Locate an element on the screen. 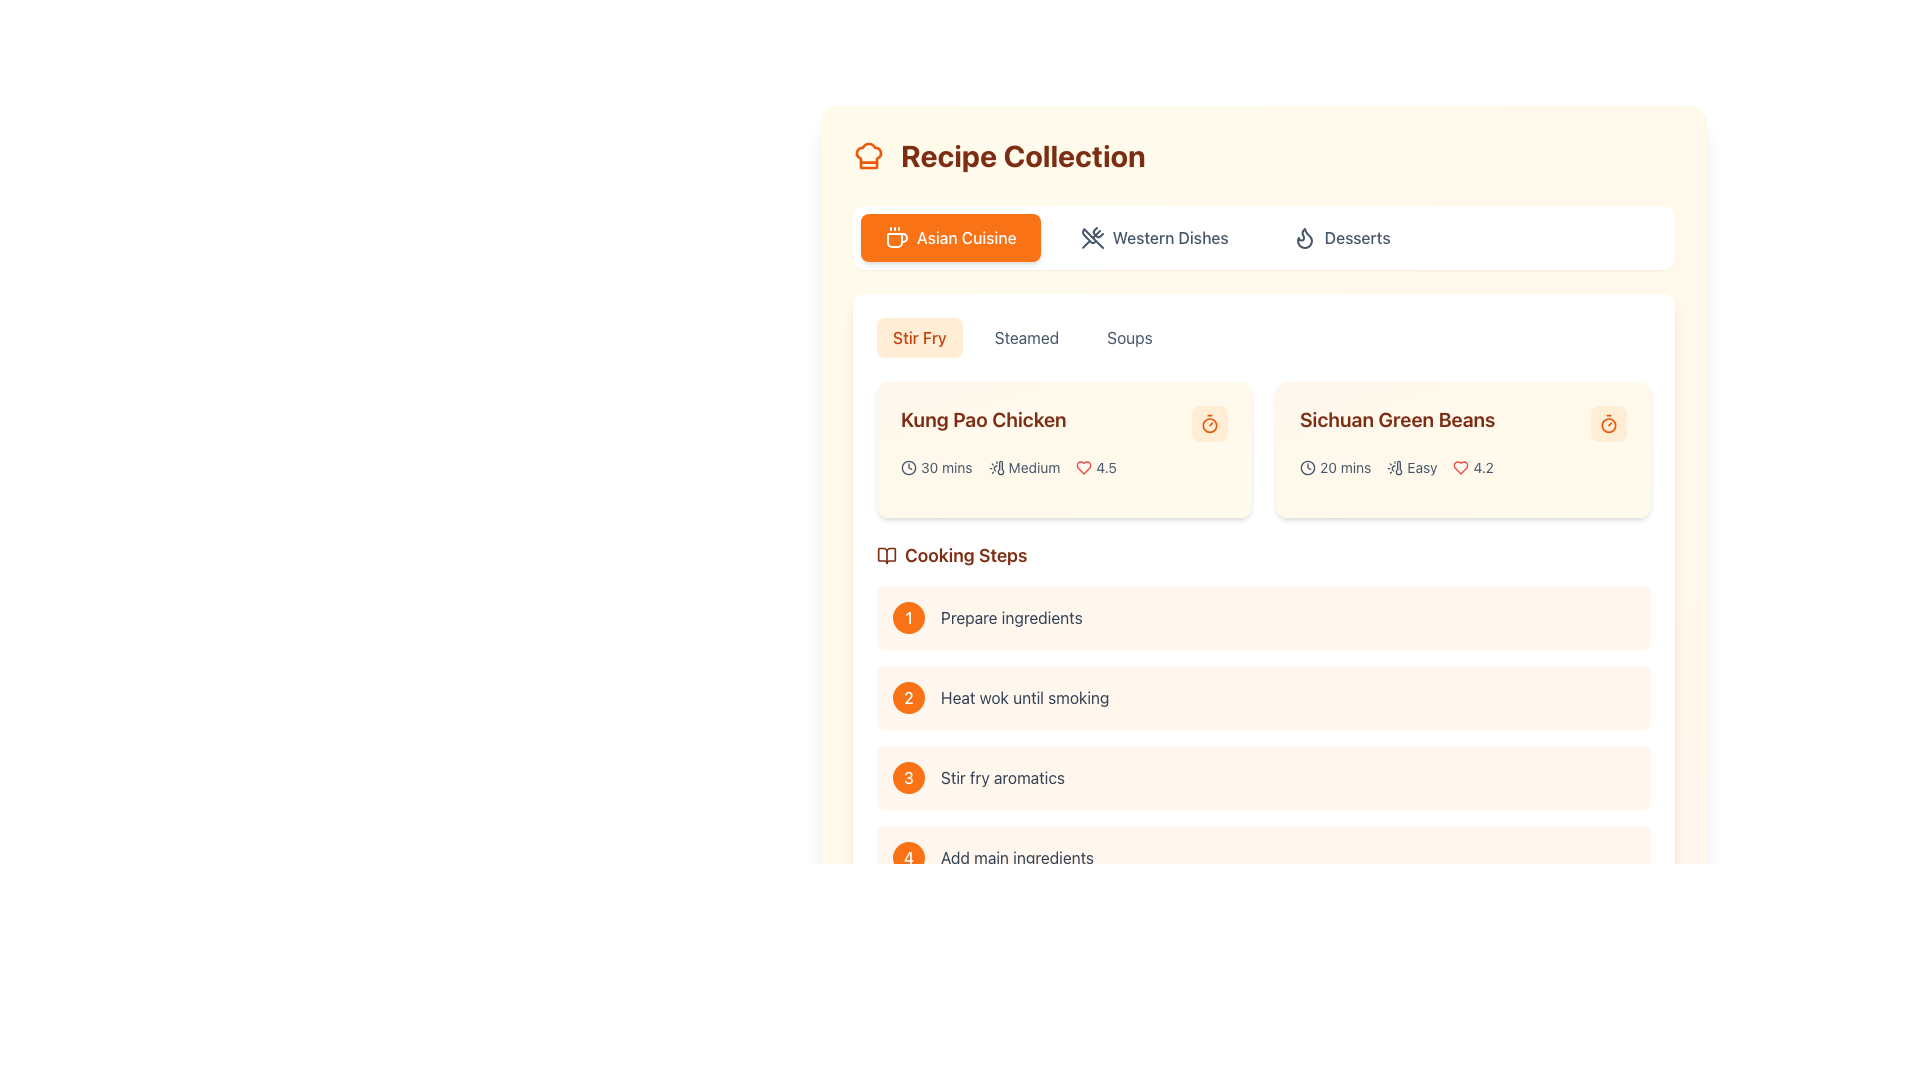 This screenshot has height=1080, width=1920. the 'Recipe Collection' text label, which is bold, prominently displayed in a large stylish font, and colored orange, located centrally near the top of the interface is located at coordinates (1023, 154).